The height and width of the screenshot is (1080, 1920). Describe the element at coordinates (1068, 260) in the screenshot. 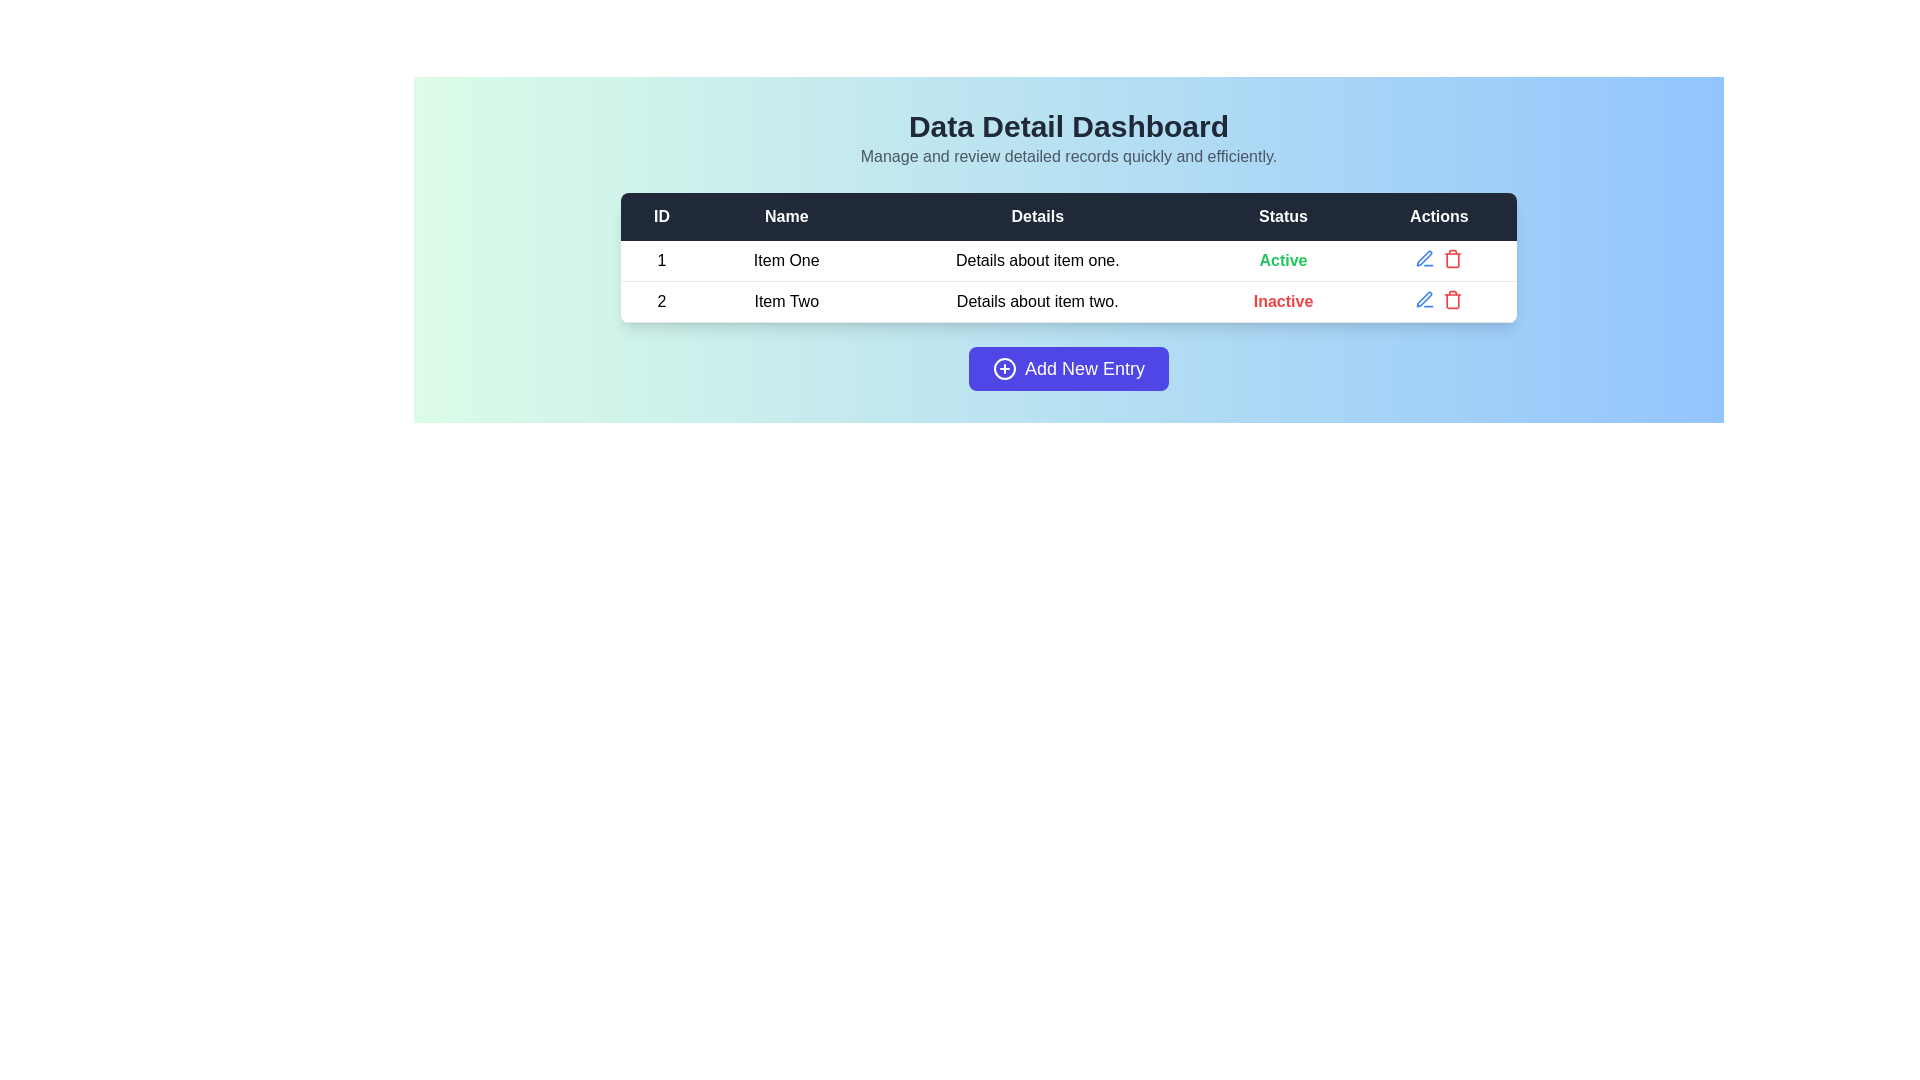

I see `details presented in the first row of the table, which includes ID '1', name 'Item One', description 'Details about item one.', and status 'Active'` at that location.